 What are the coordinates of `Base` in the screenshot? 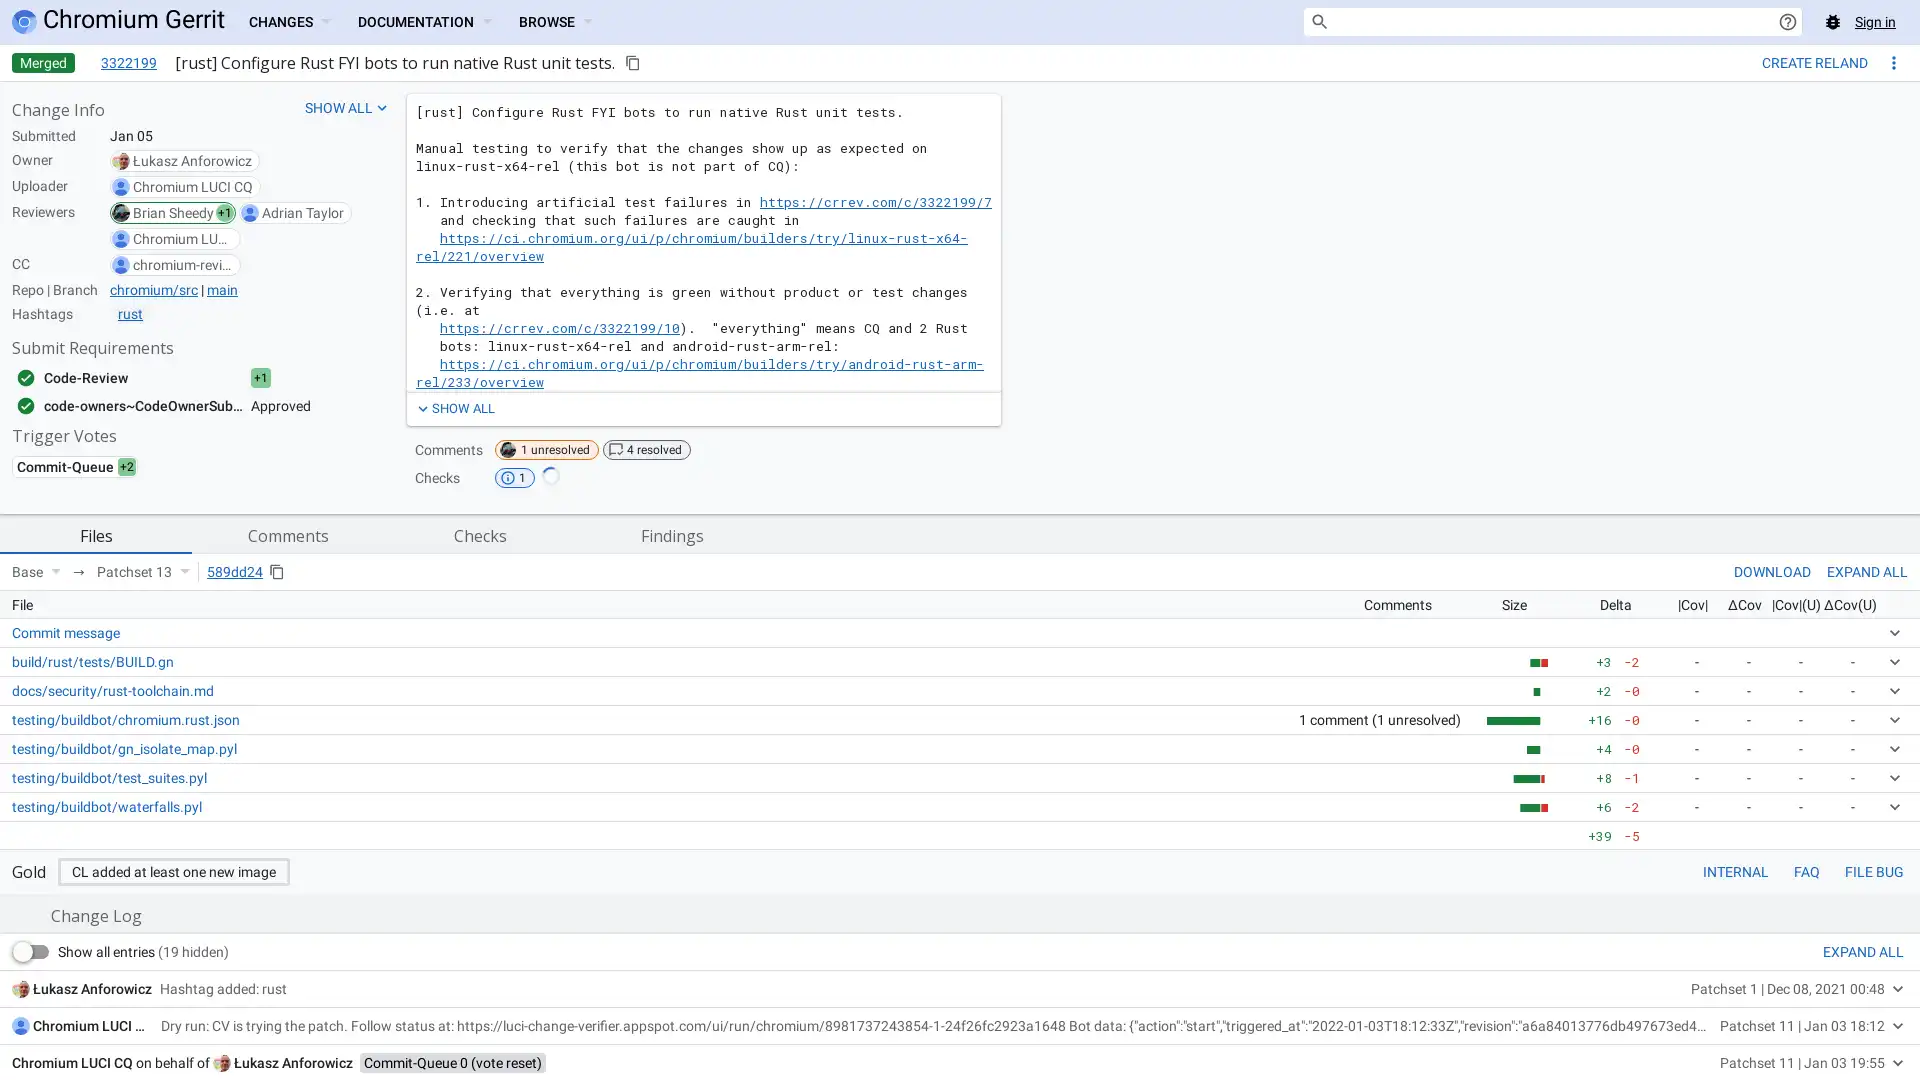 It's located at (36, 571).